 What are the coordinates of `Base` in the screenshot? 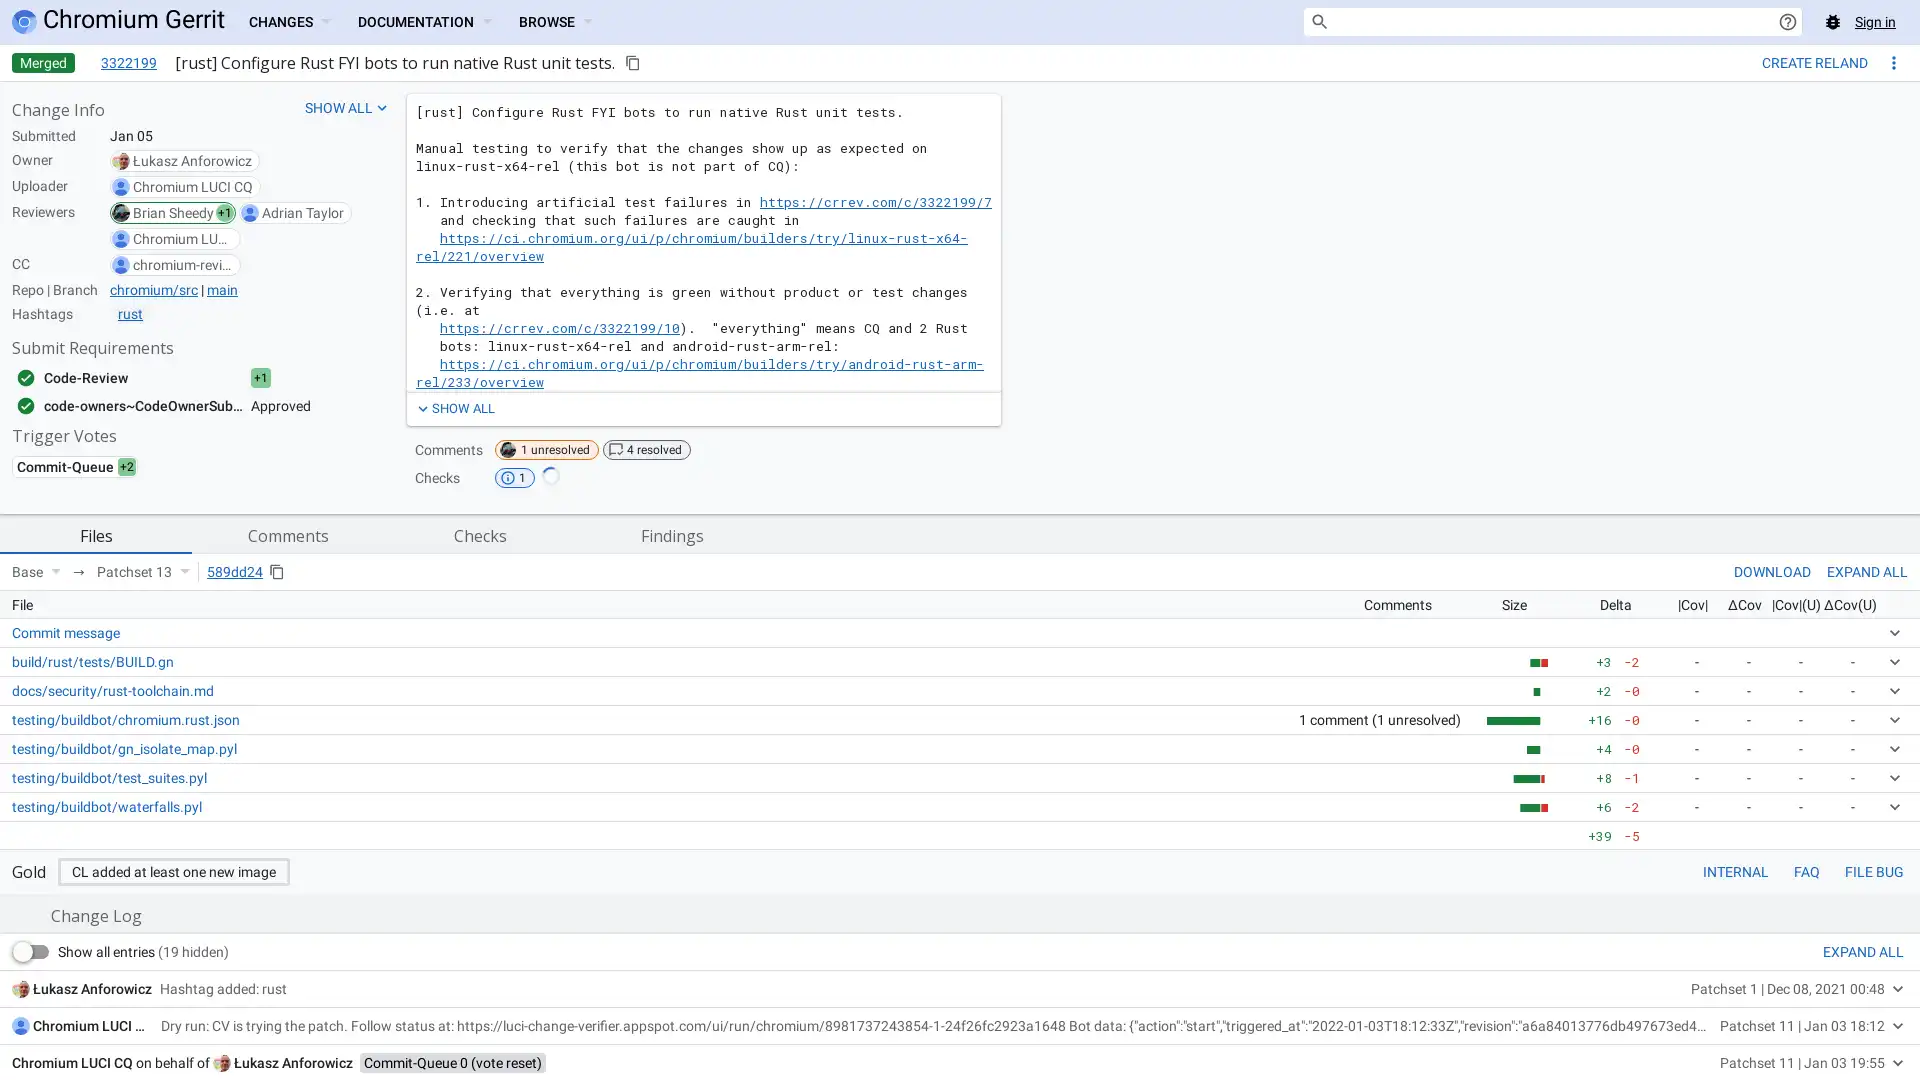 It's located at (36, 571).